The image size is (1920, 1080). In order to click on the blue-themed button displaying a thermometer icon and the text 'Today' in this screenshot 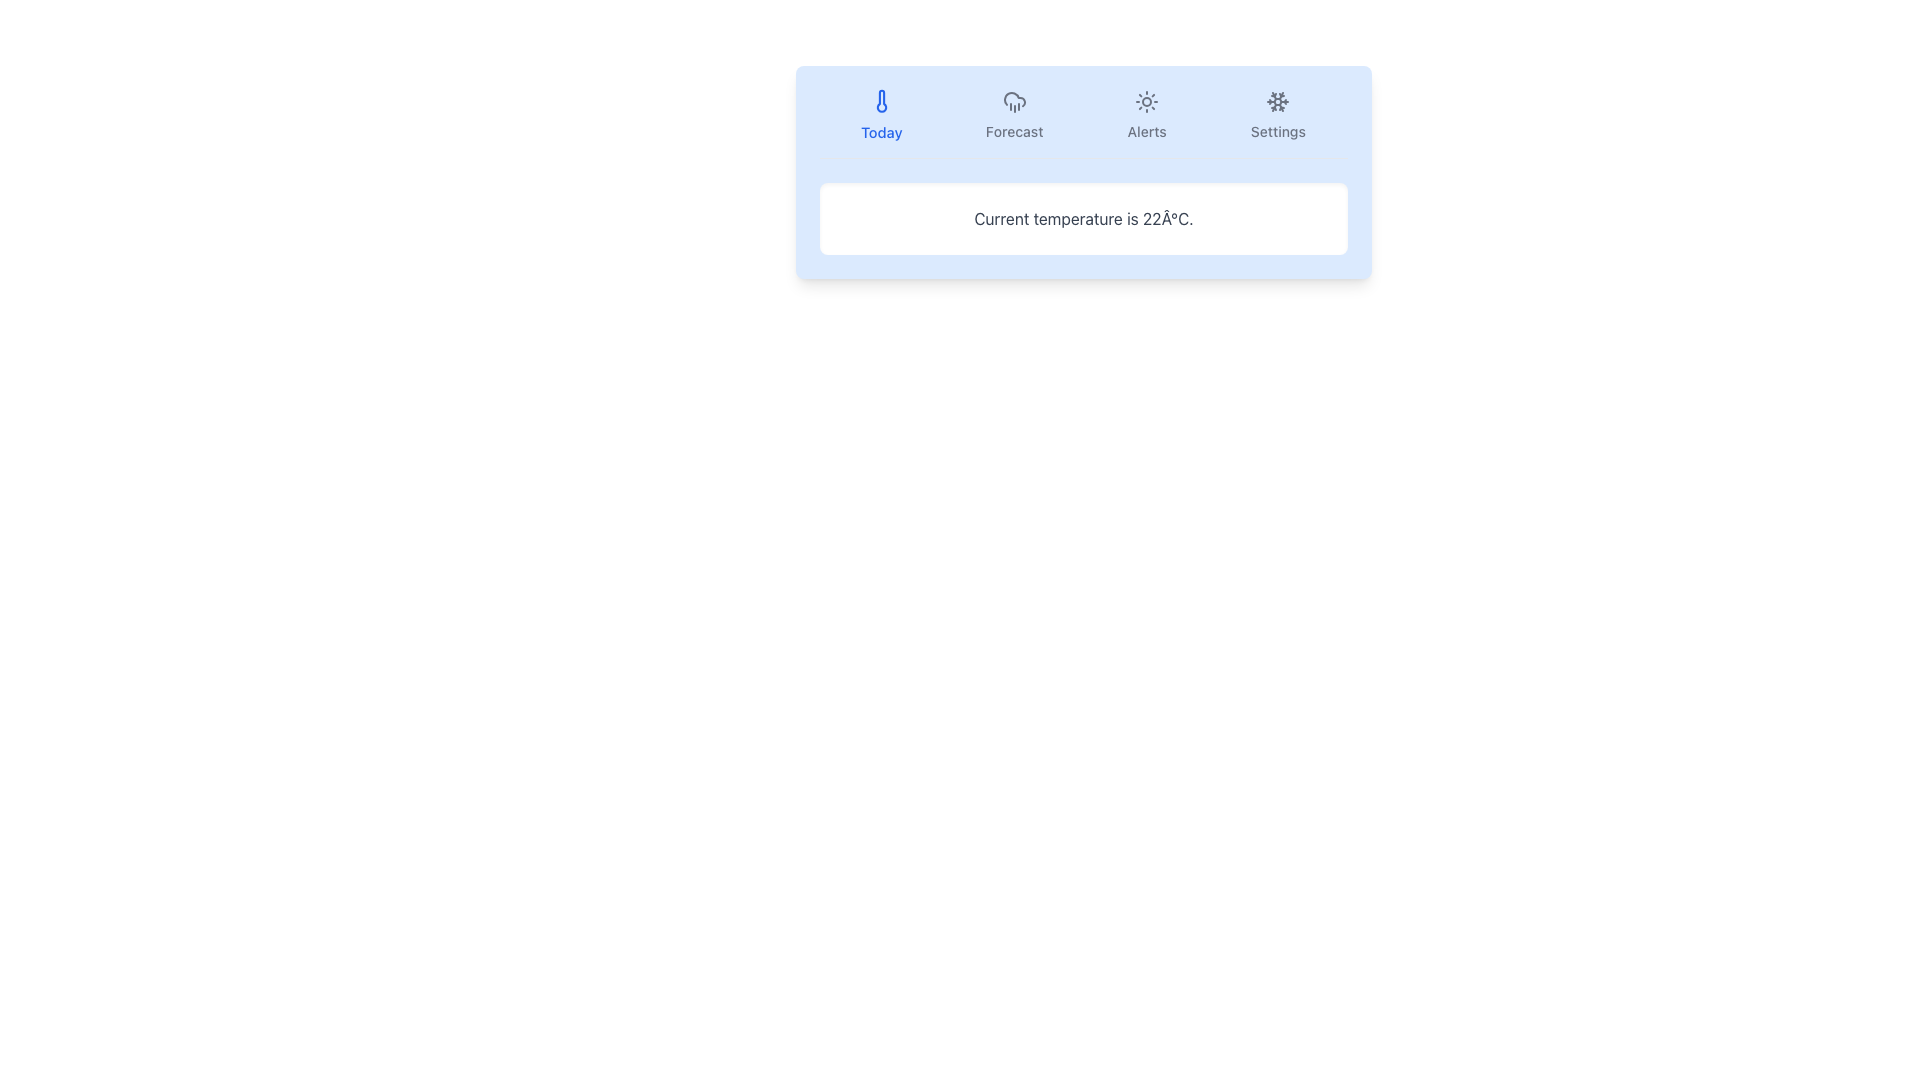, I will do `click(880, 115)`.